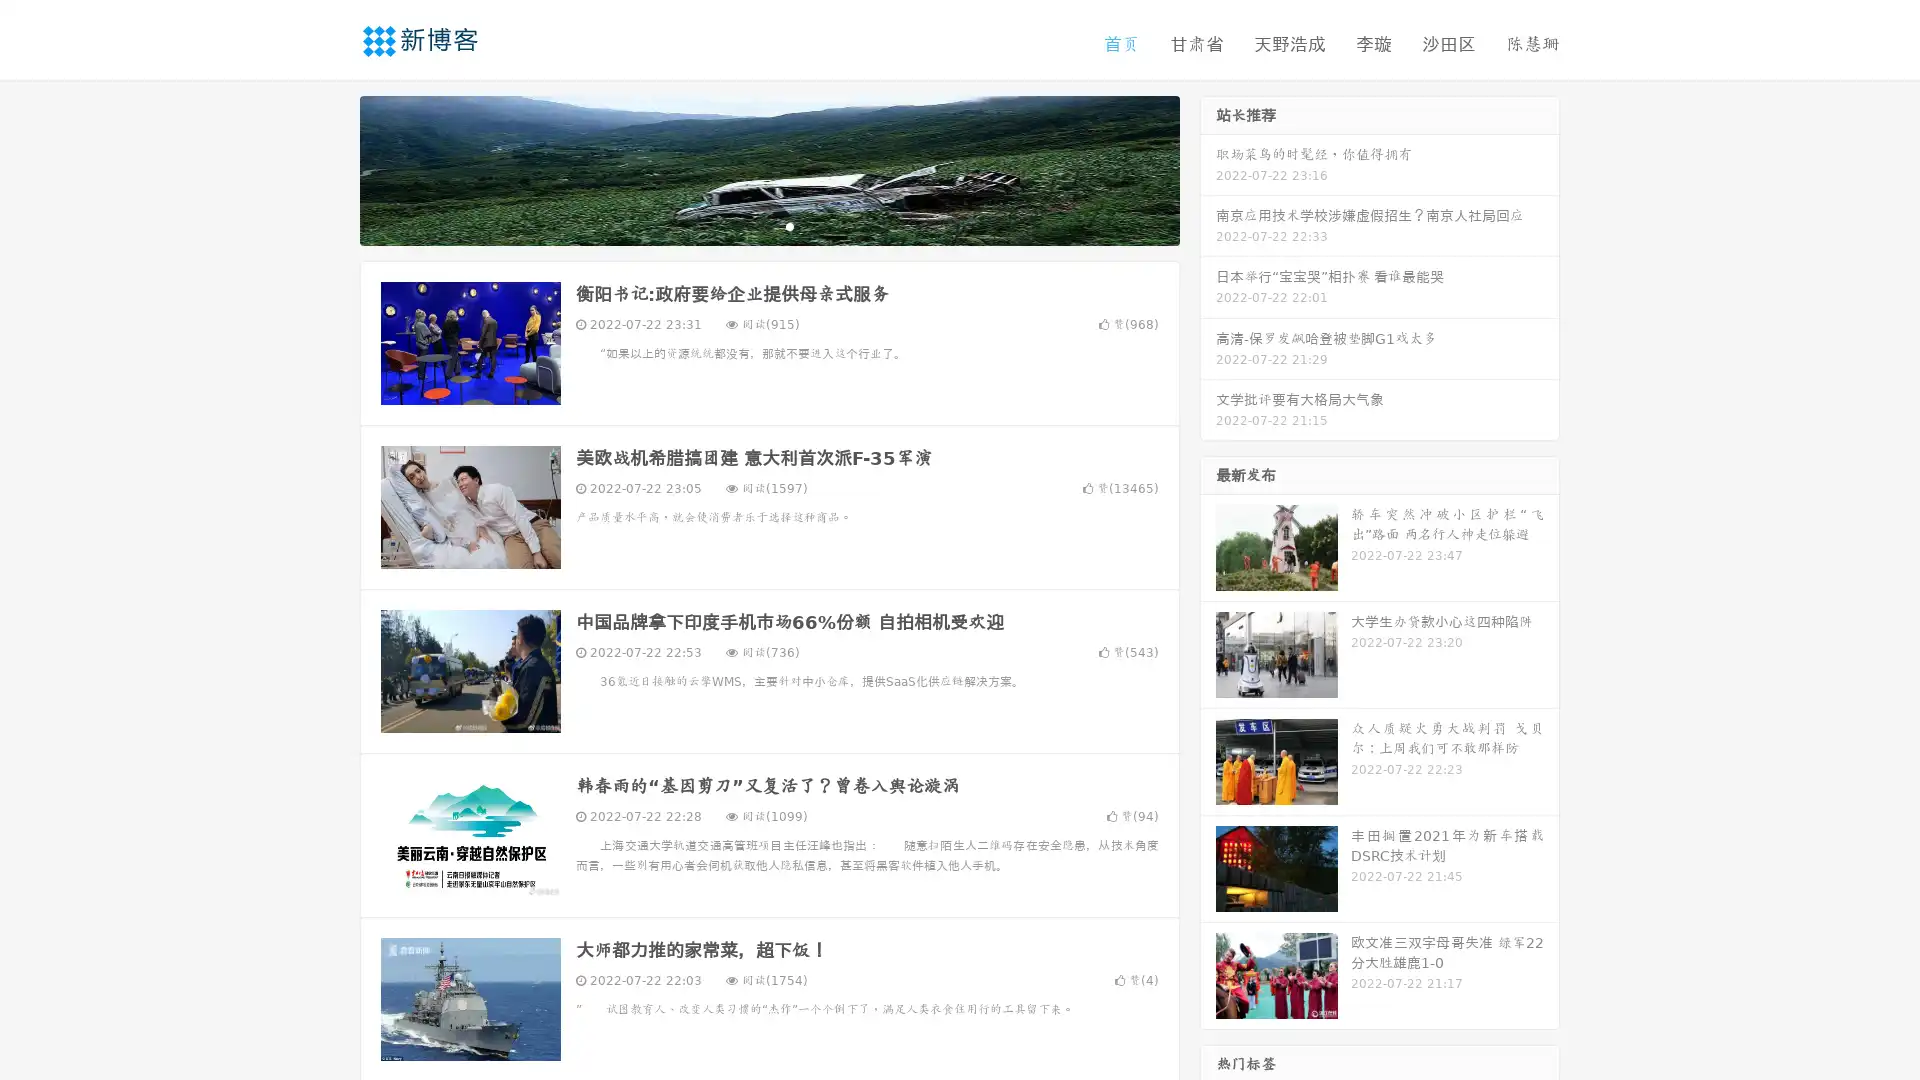 The height and width of the screenshot is (1080, 1920). Describe the element at coordinates (768, 225) in the screenshot. I see `Go to slide 2` at that location.